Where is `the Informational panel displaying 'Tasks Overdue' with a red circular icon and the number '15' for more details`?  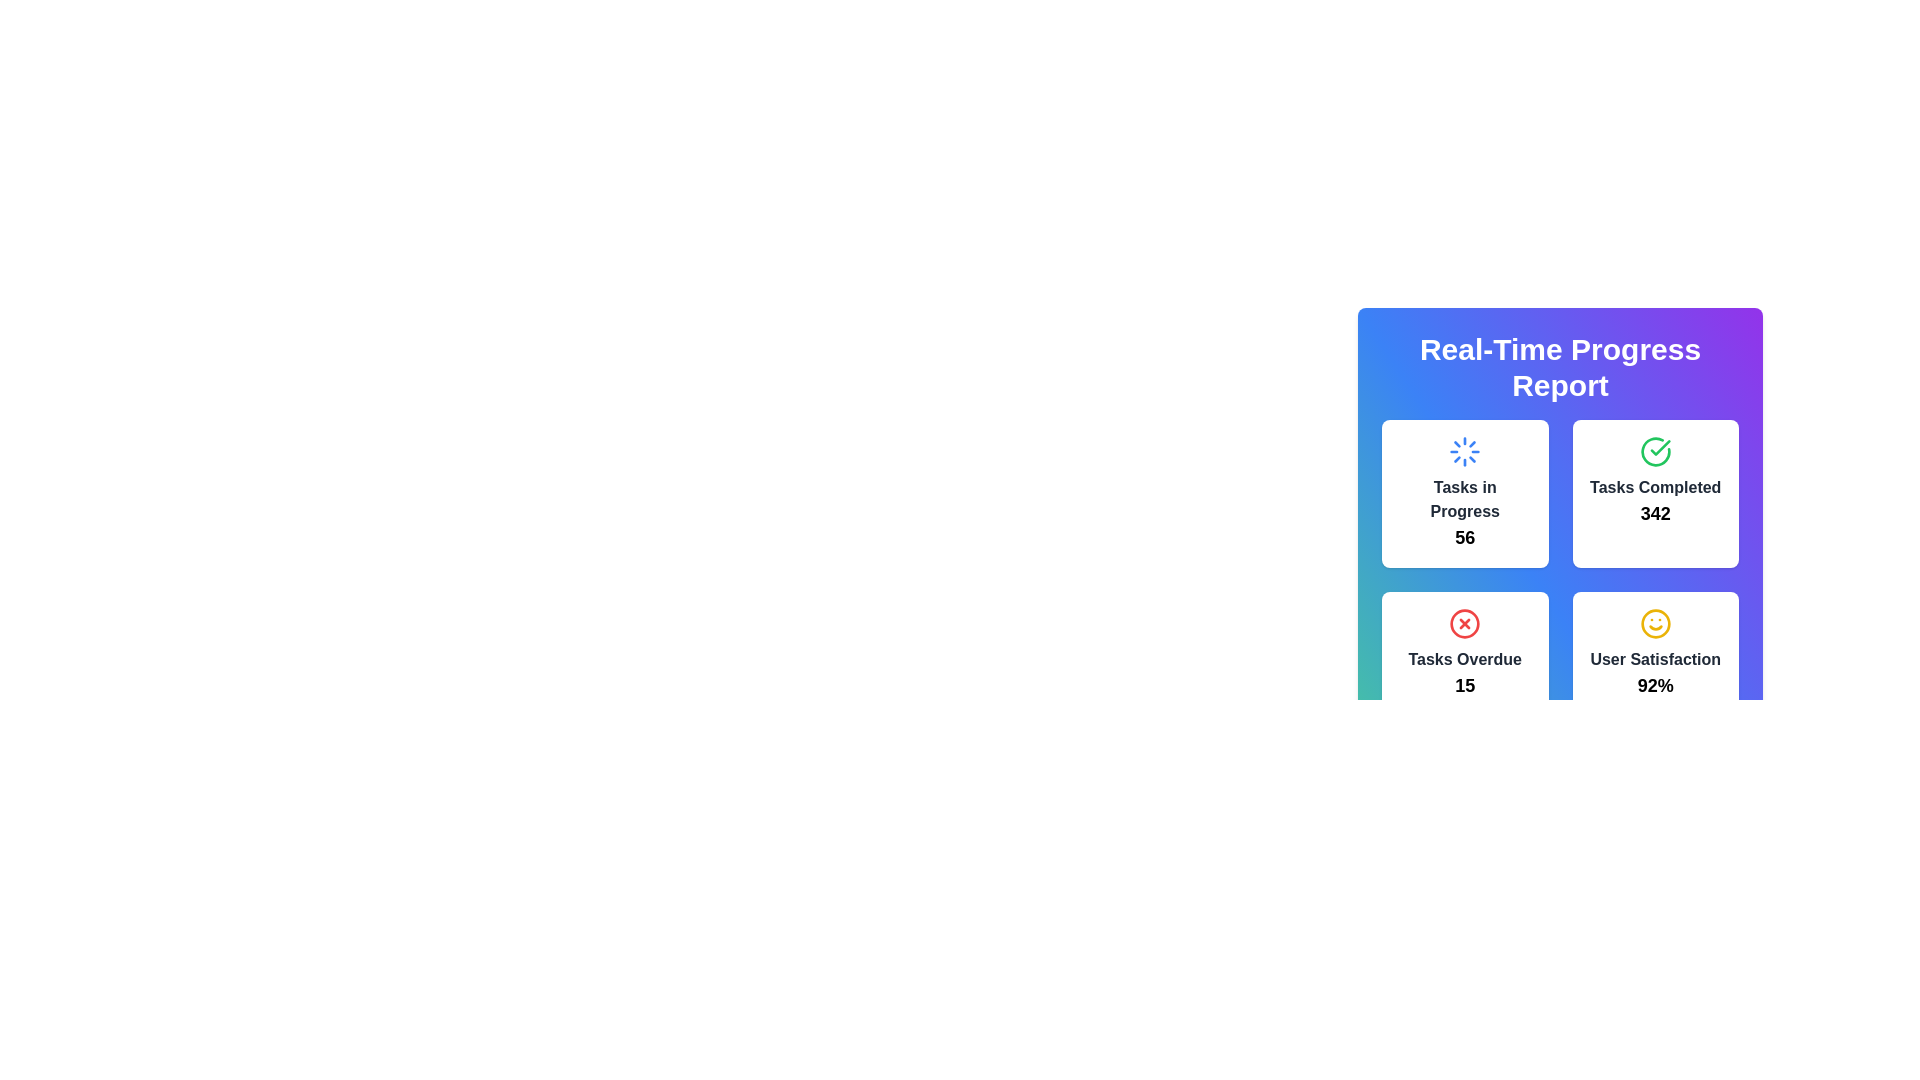 the Informational panel displaying 'Tasks Overdue' with a red circular icon and the number '15' for more details is located at coordinates (1465, 654).